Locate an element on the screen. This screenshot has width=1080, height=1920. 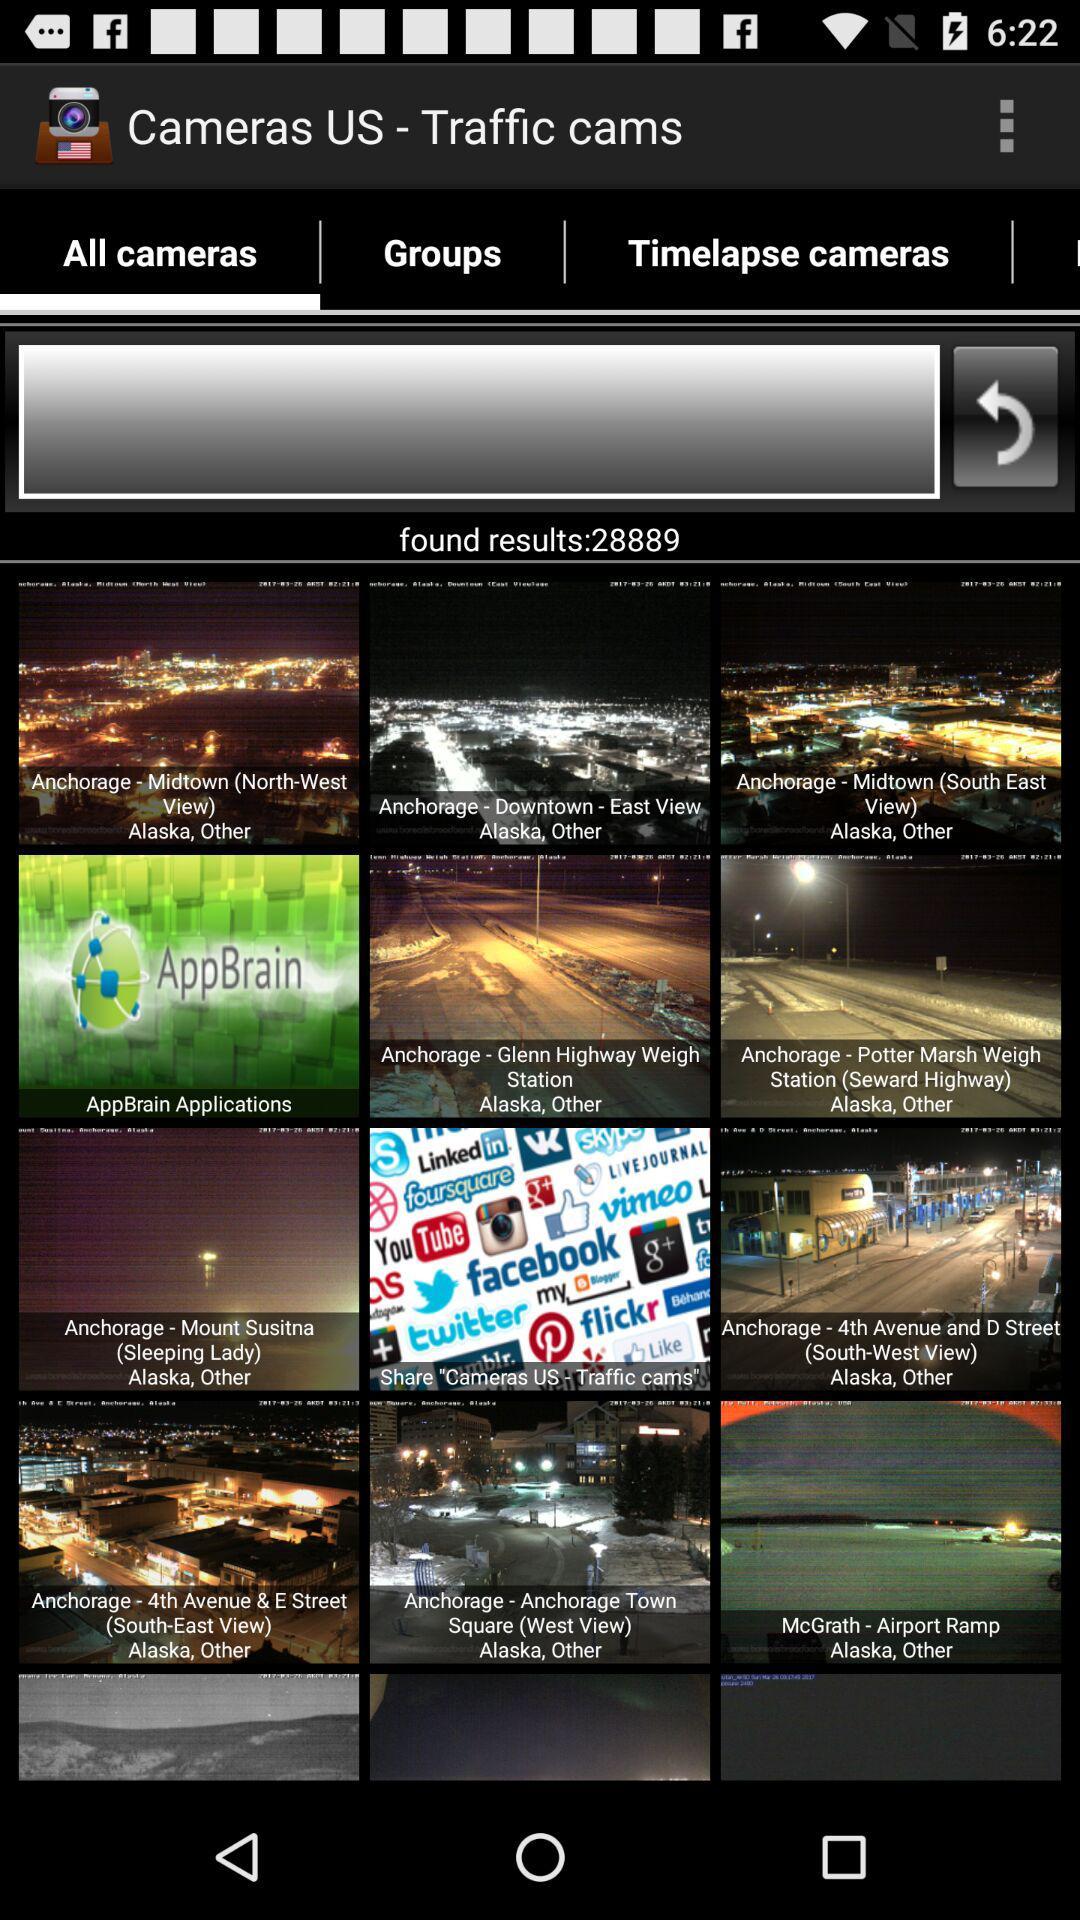
third row first image is located at coordinates (189, 1531).